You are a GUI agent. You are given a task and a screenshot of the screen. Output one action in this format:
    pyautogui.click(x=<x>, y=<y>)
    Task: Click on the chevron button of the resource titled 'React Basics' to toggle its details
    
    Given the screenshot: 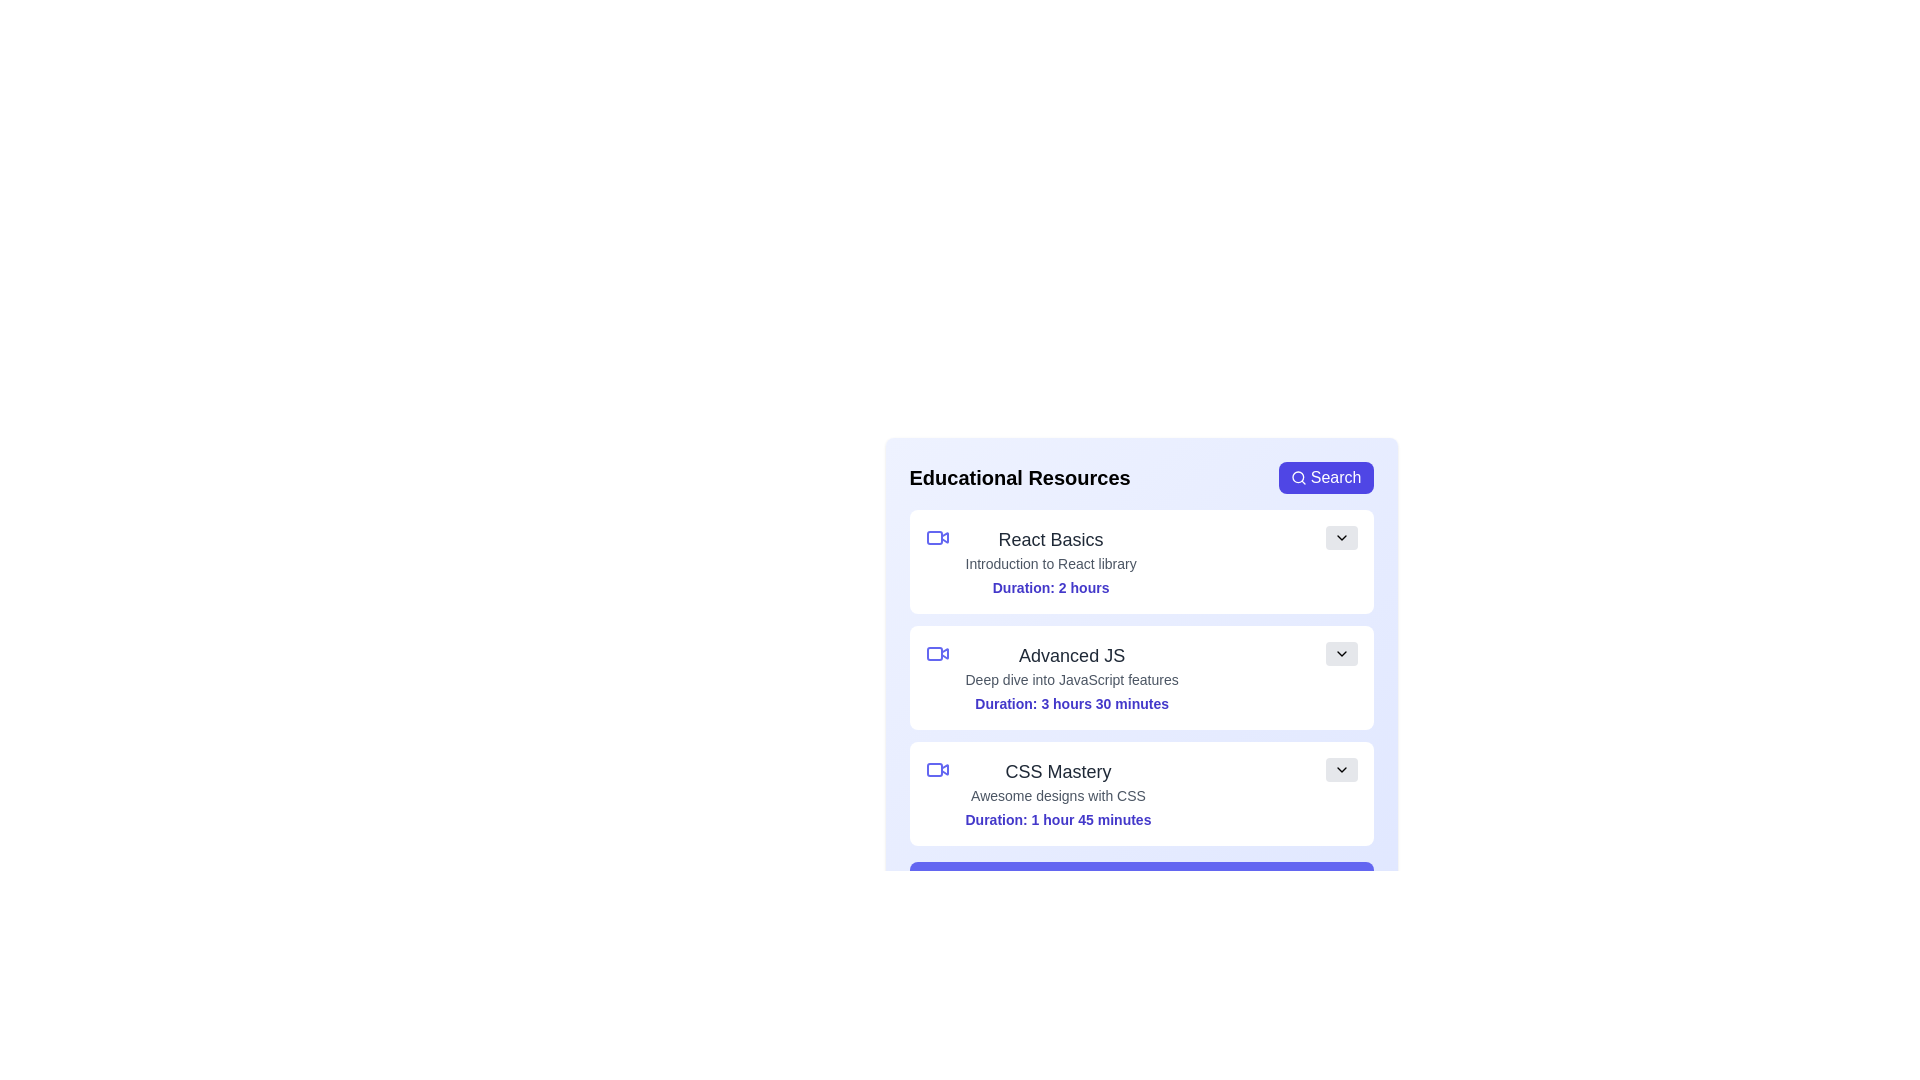 What is the action you would take?
    pyautogui.click(x=1341, y=536)
    